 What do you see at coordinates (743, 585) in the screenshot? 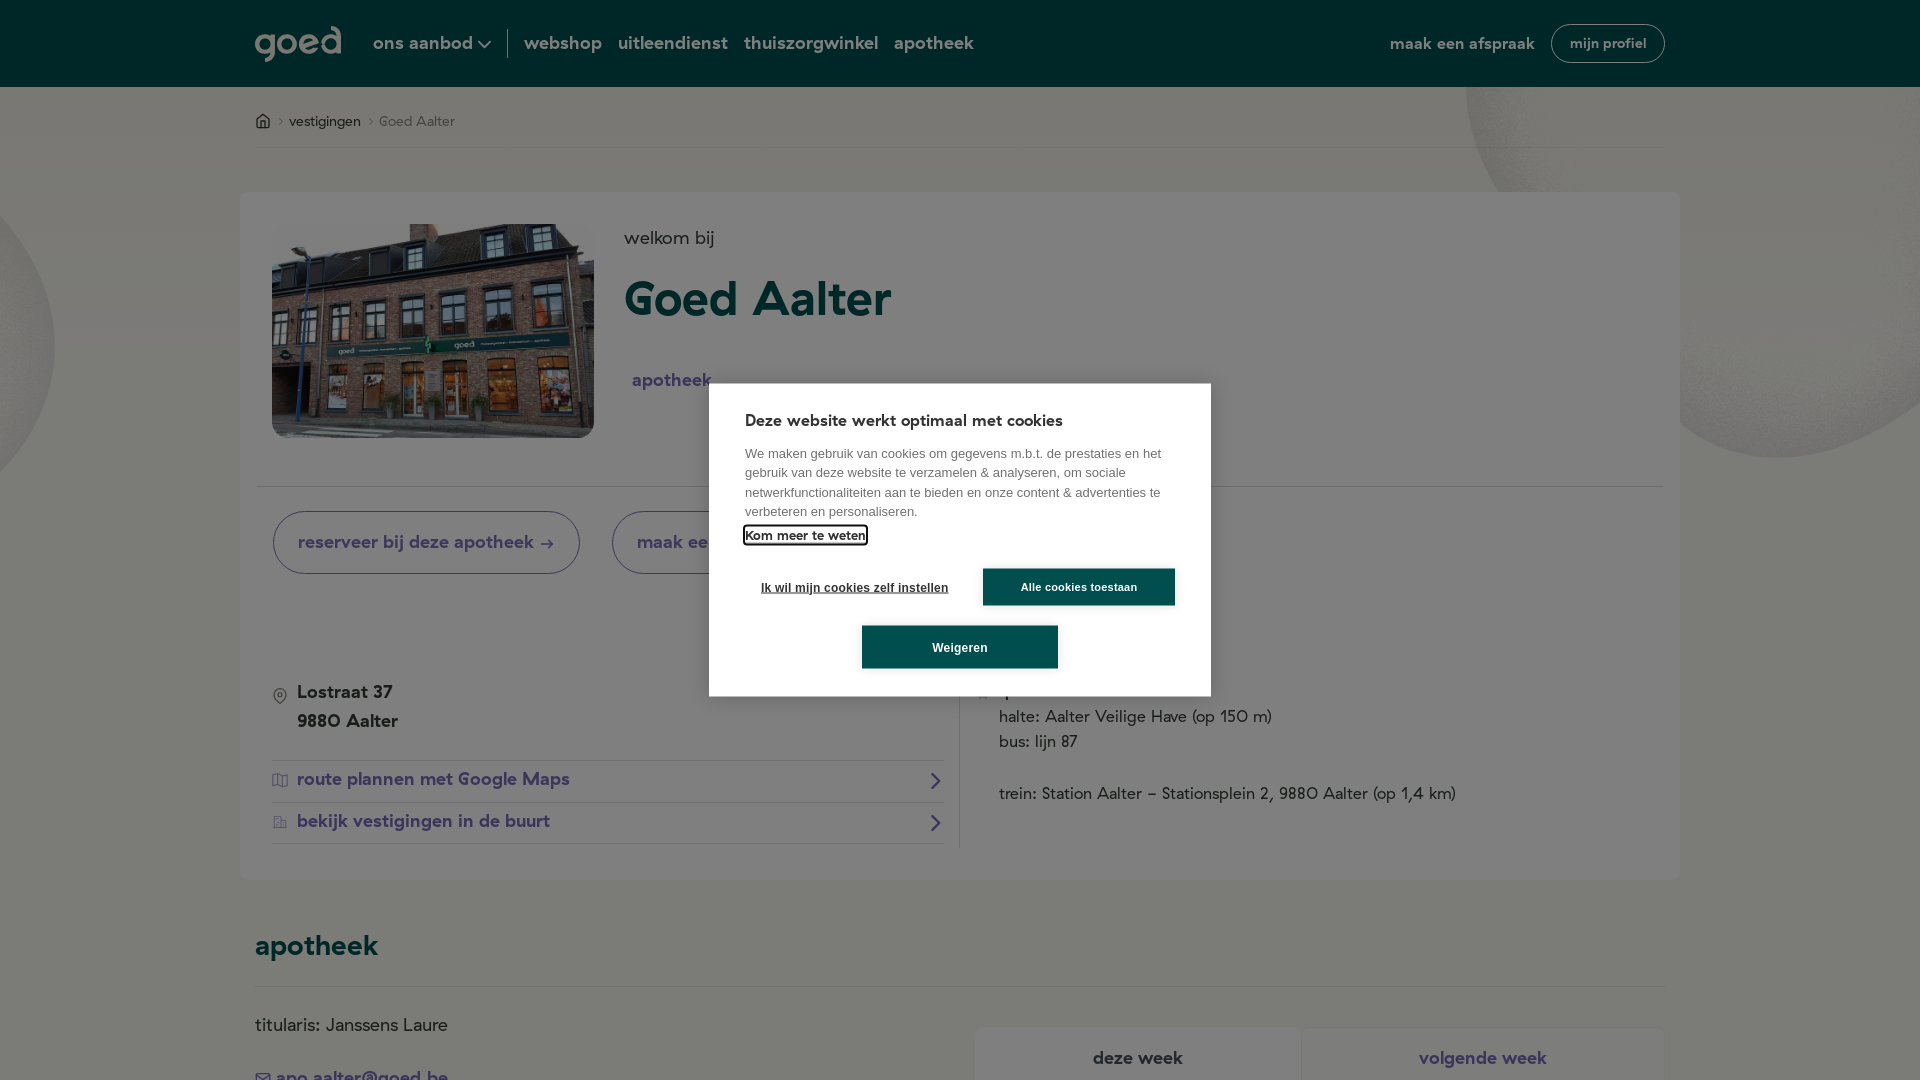
I see `'Ik wil mijn cookies zelf instellen'` at bounding box center [743, 585].